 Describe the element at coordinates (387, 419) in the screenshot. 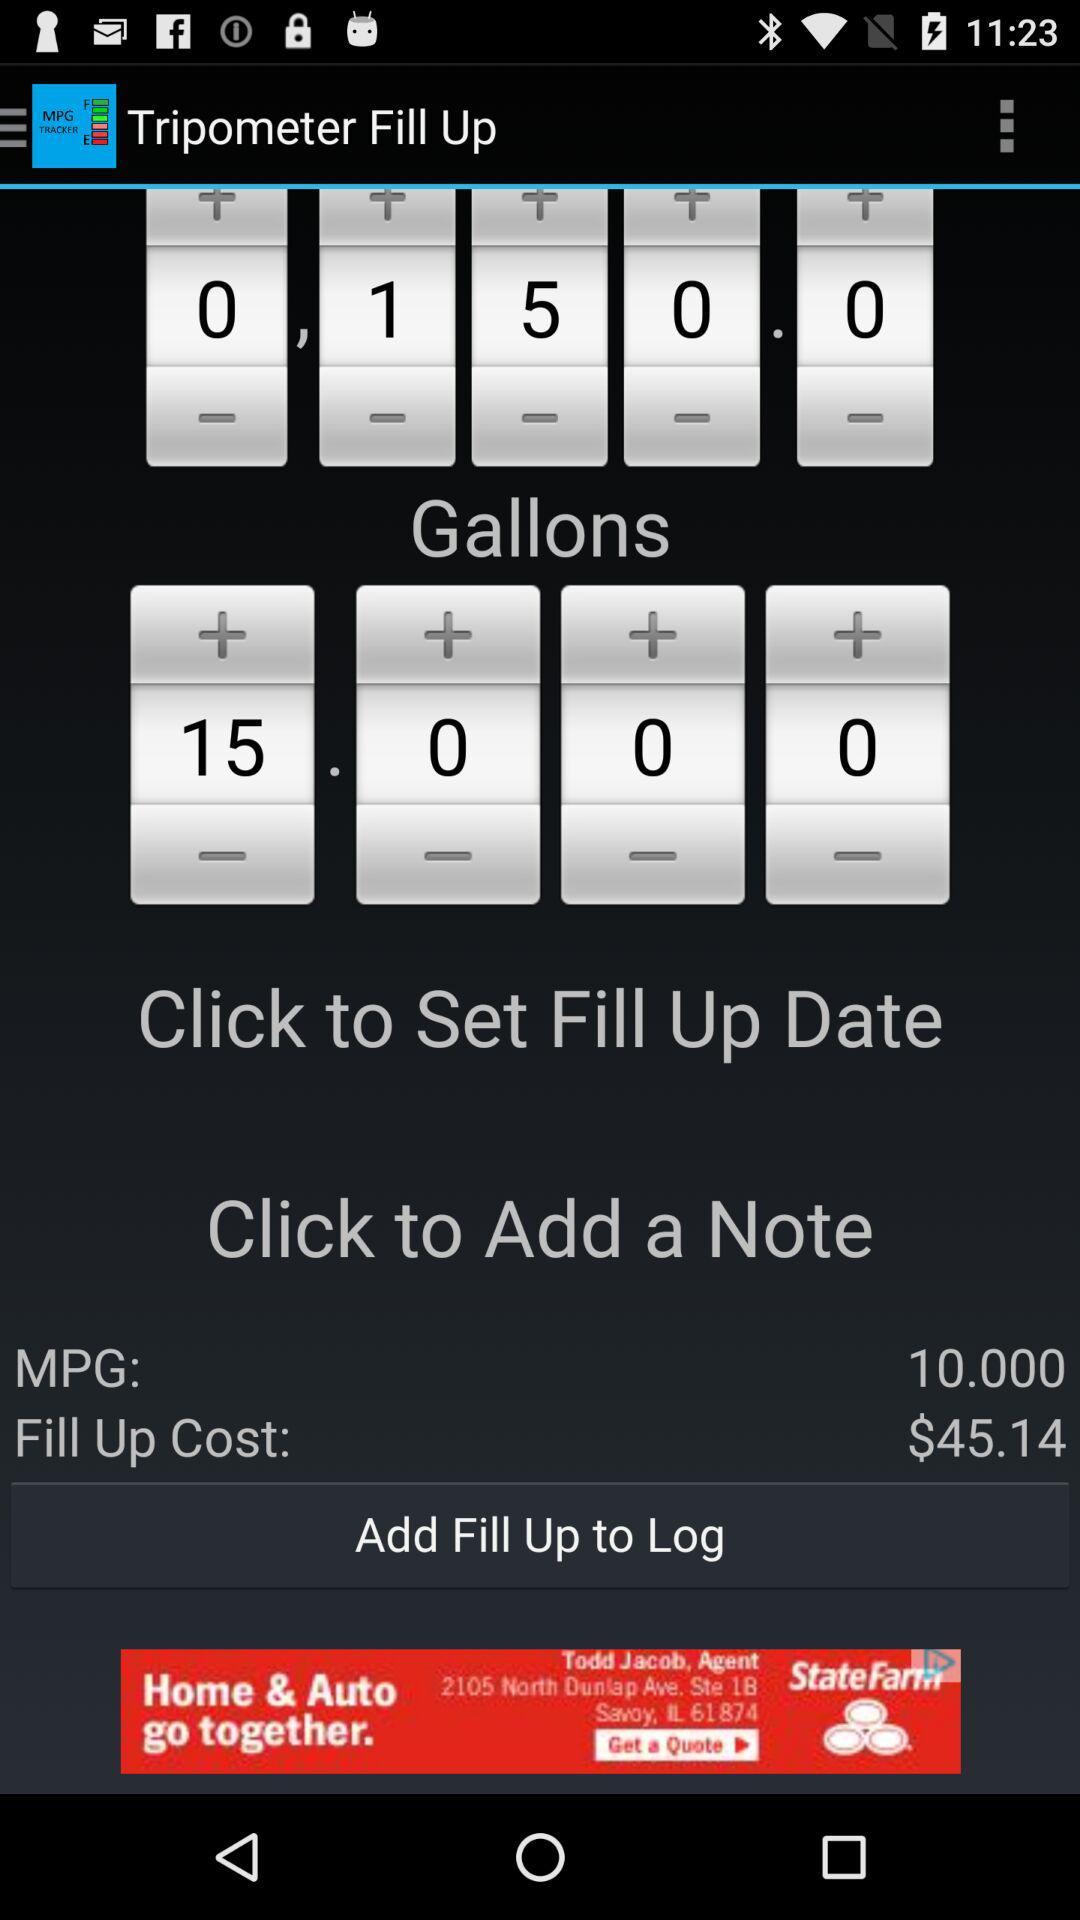

I see `subtract 1 from number above` at that location.